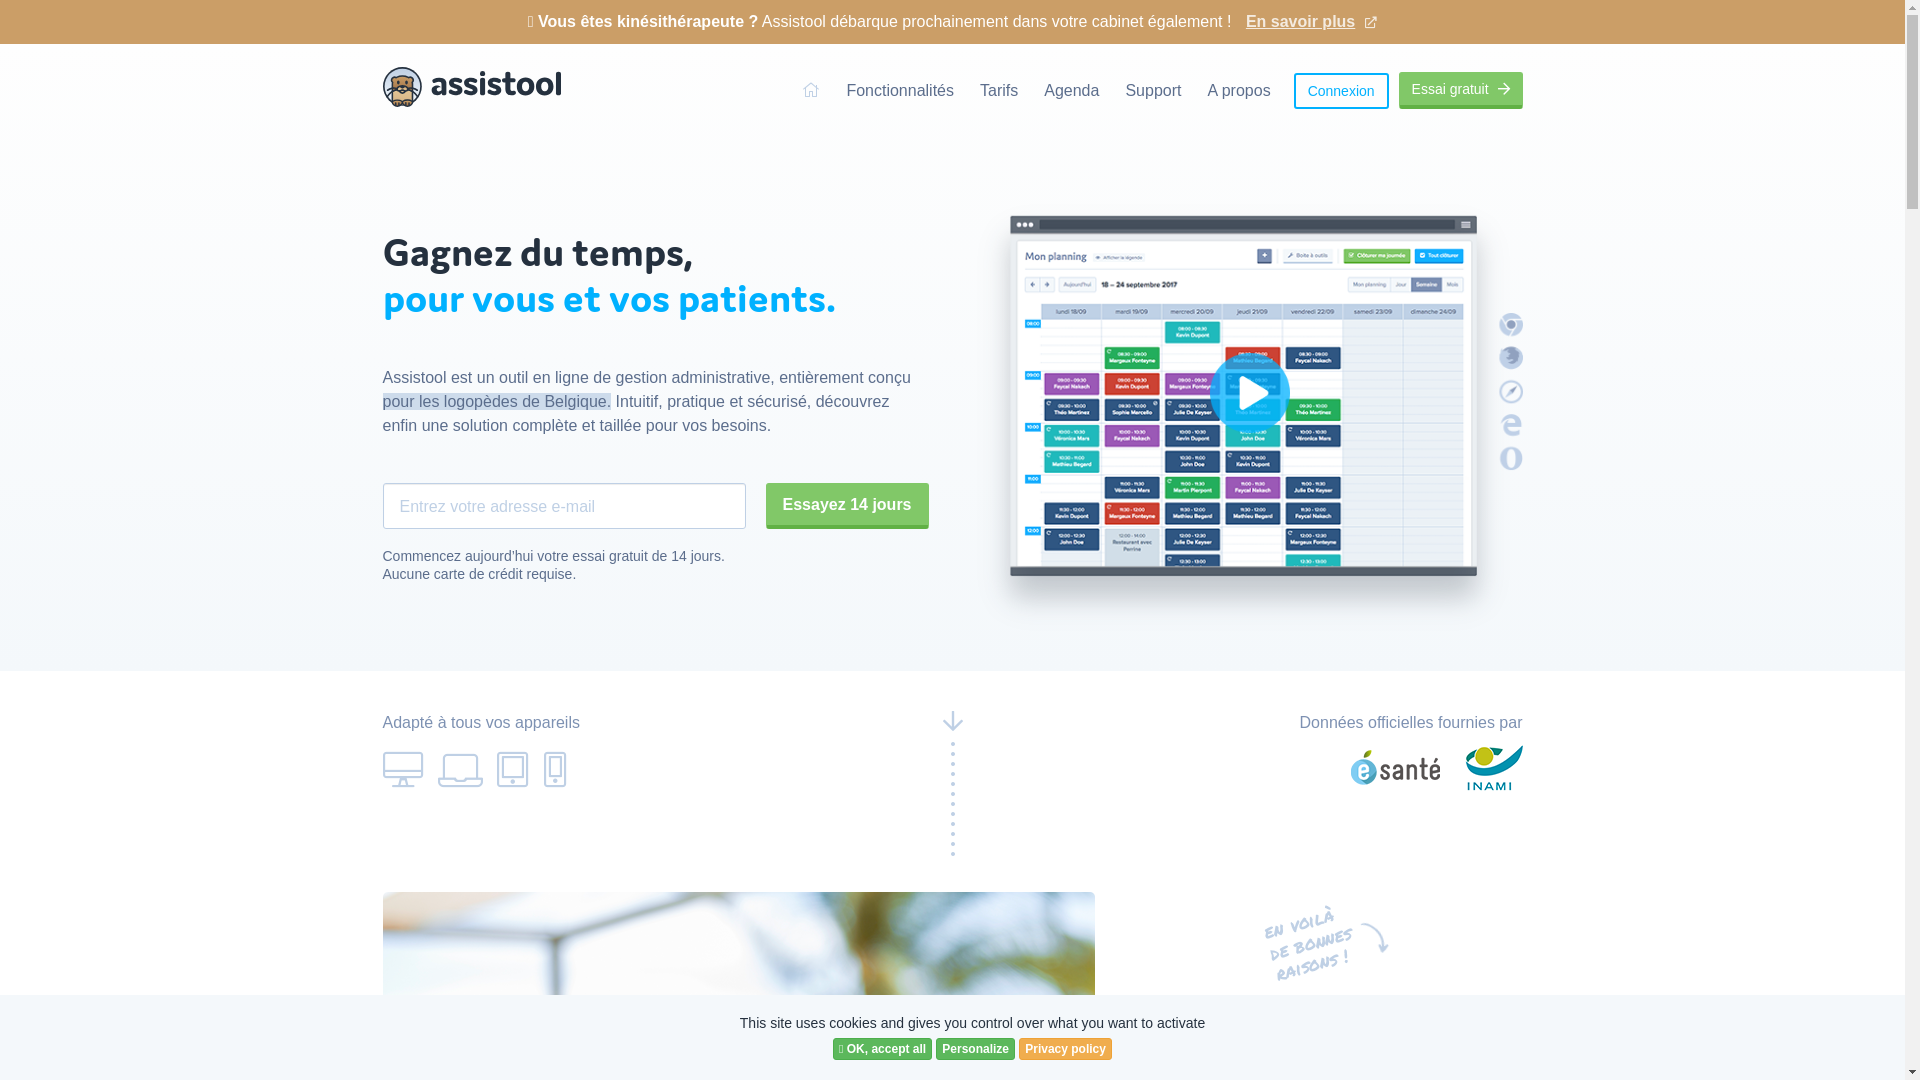 The height and width of the screenshot is (1080, 1920). I want to click on 'Connexion', so click(1341, 88).